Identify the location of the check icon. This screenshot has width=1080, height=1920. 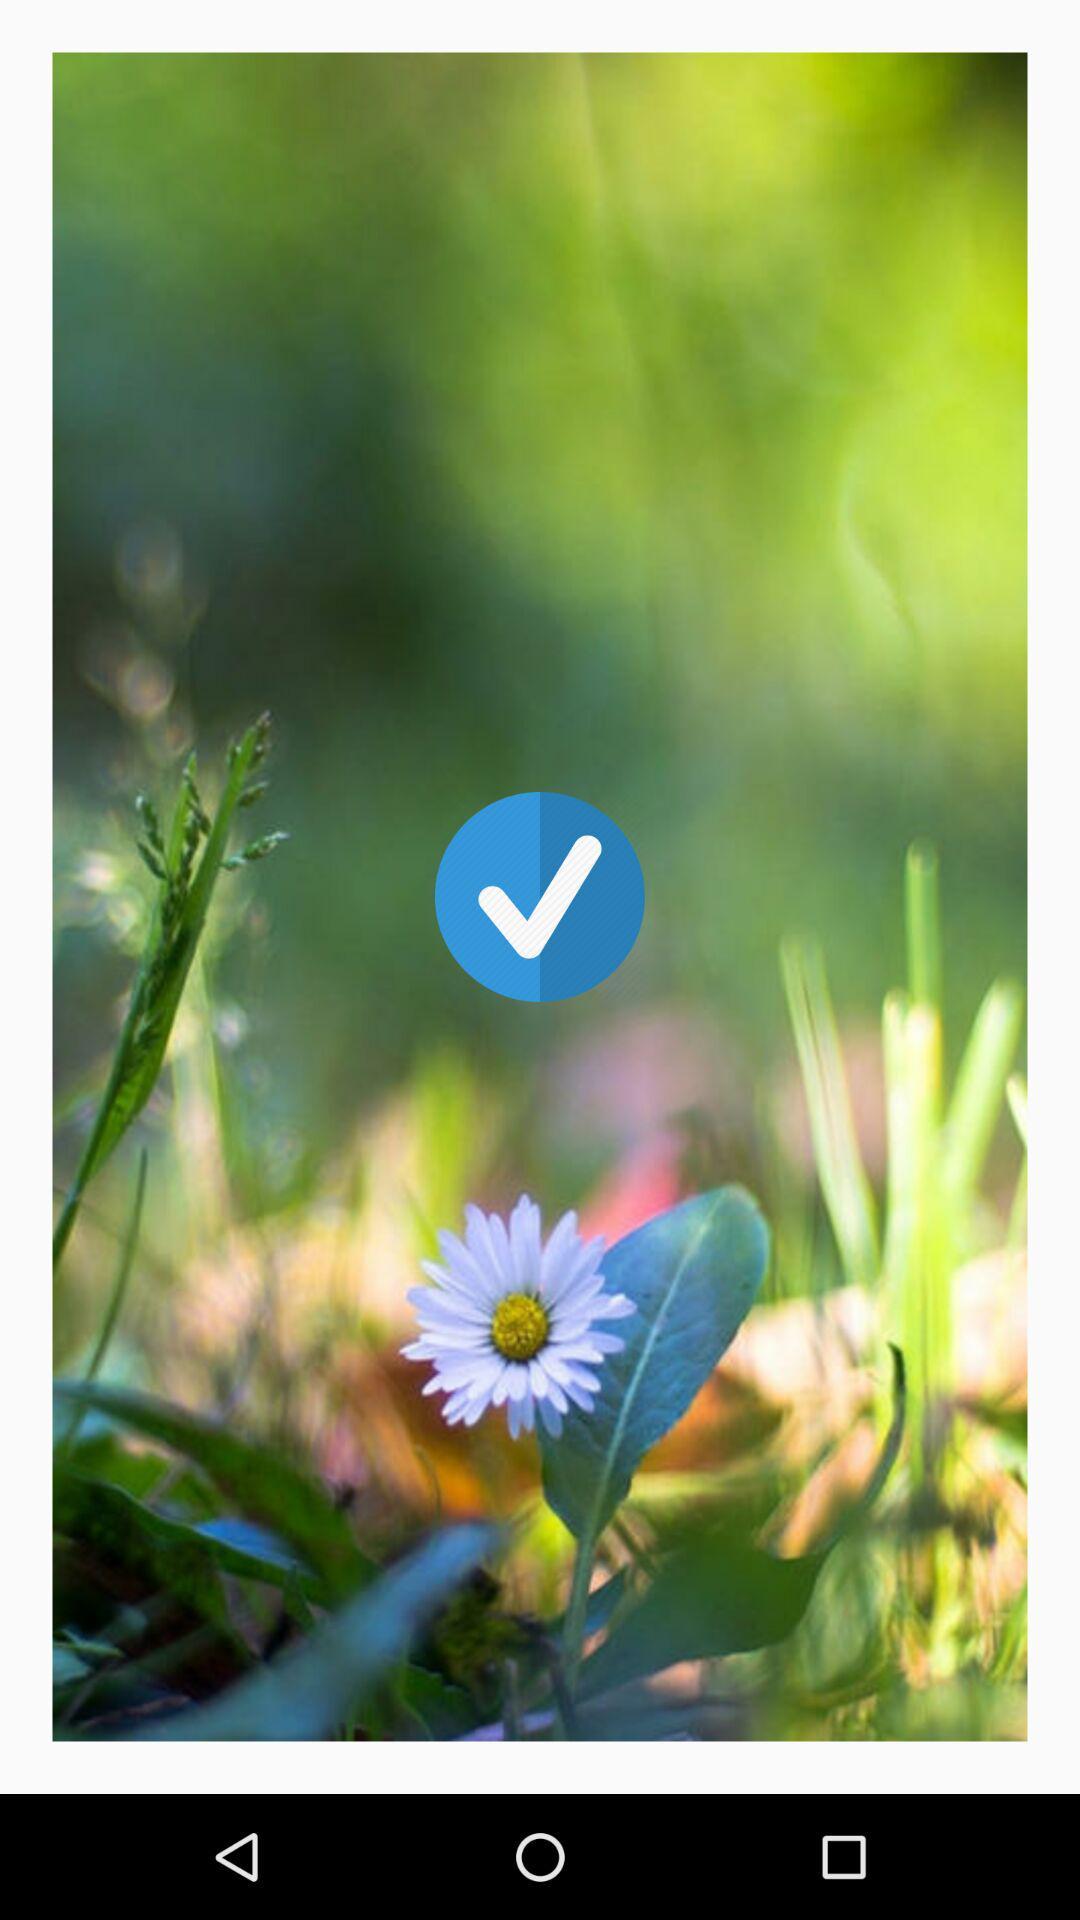
(540, 896).